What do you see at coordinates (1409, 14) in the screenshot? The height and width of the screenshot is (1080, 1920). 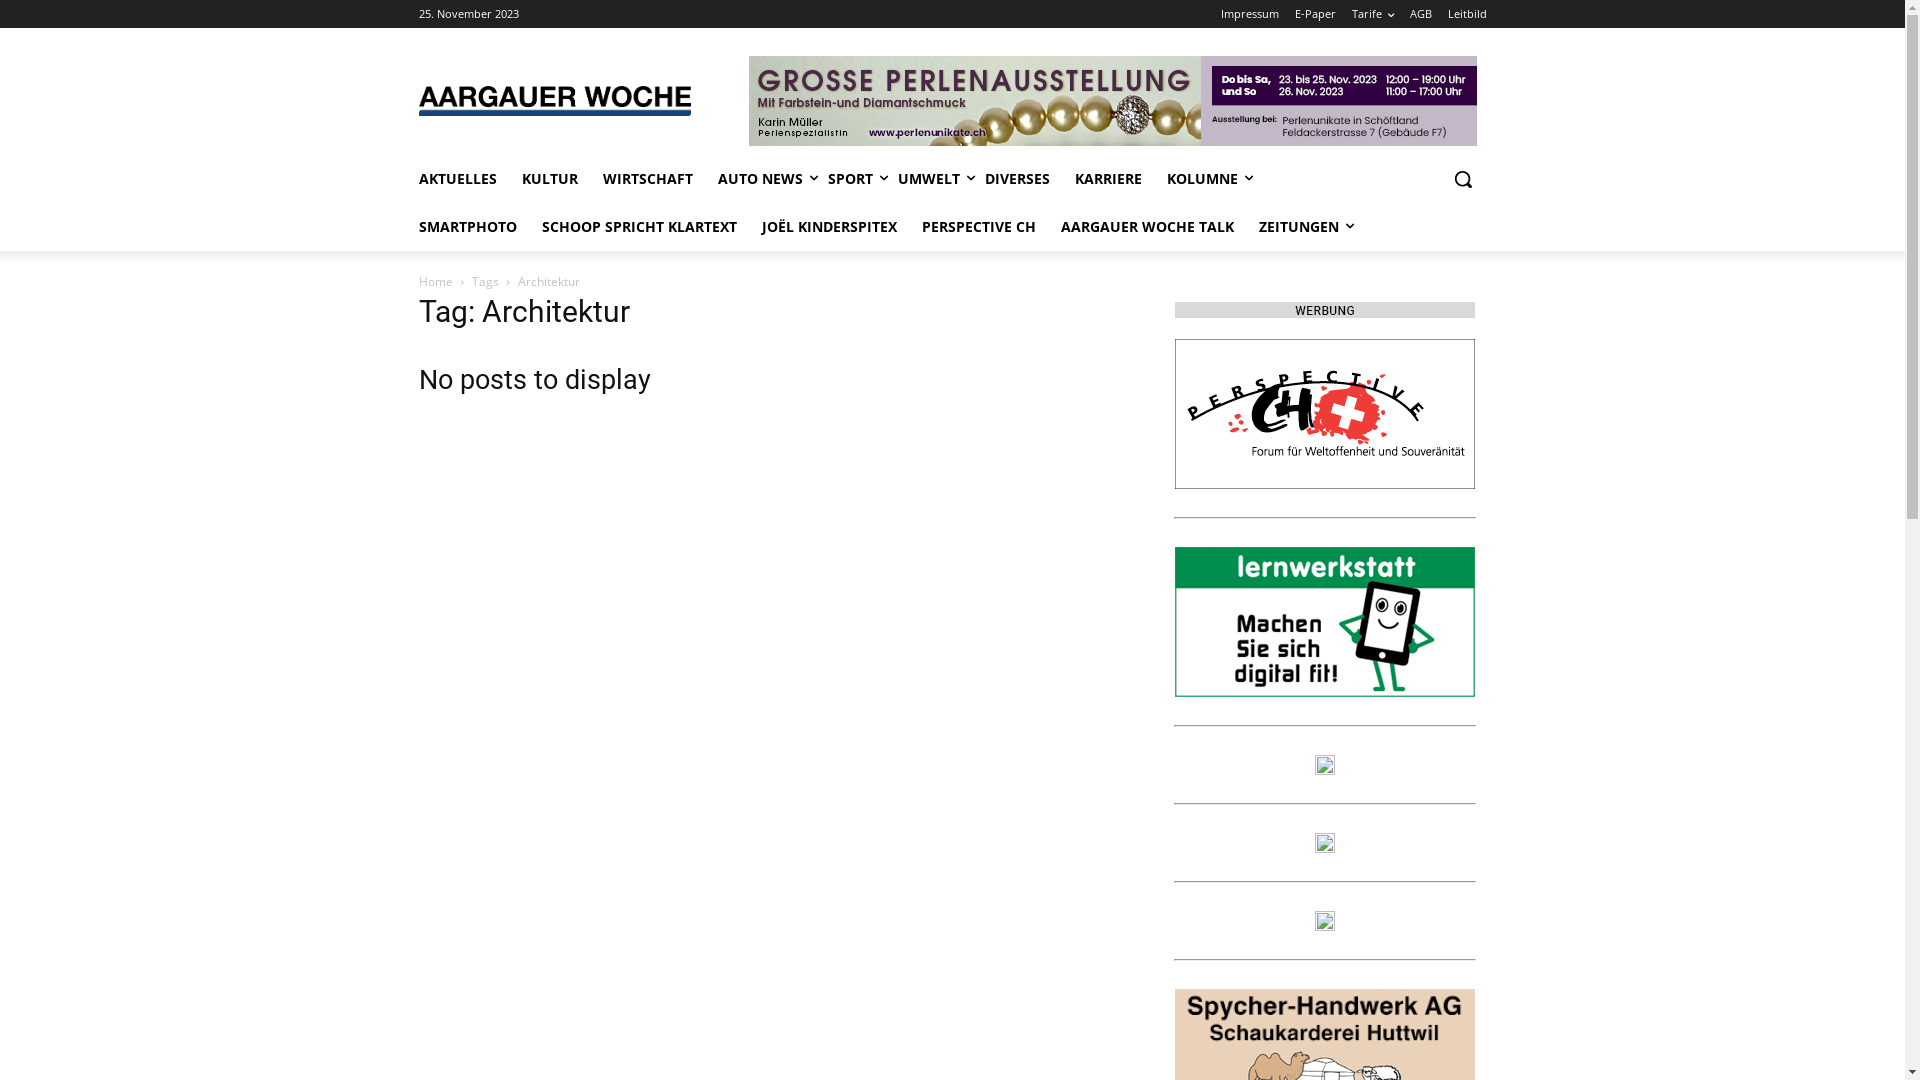 I see `'AGB'` at bounding box center [1409, 14].